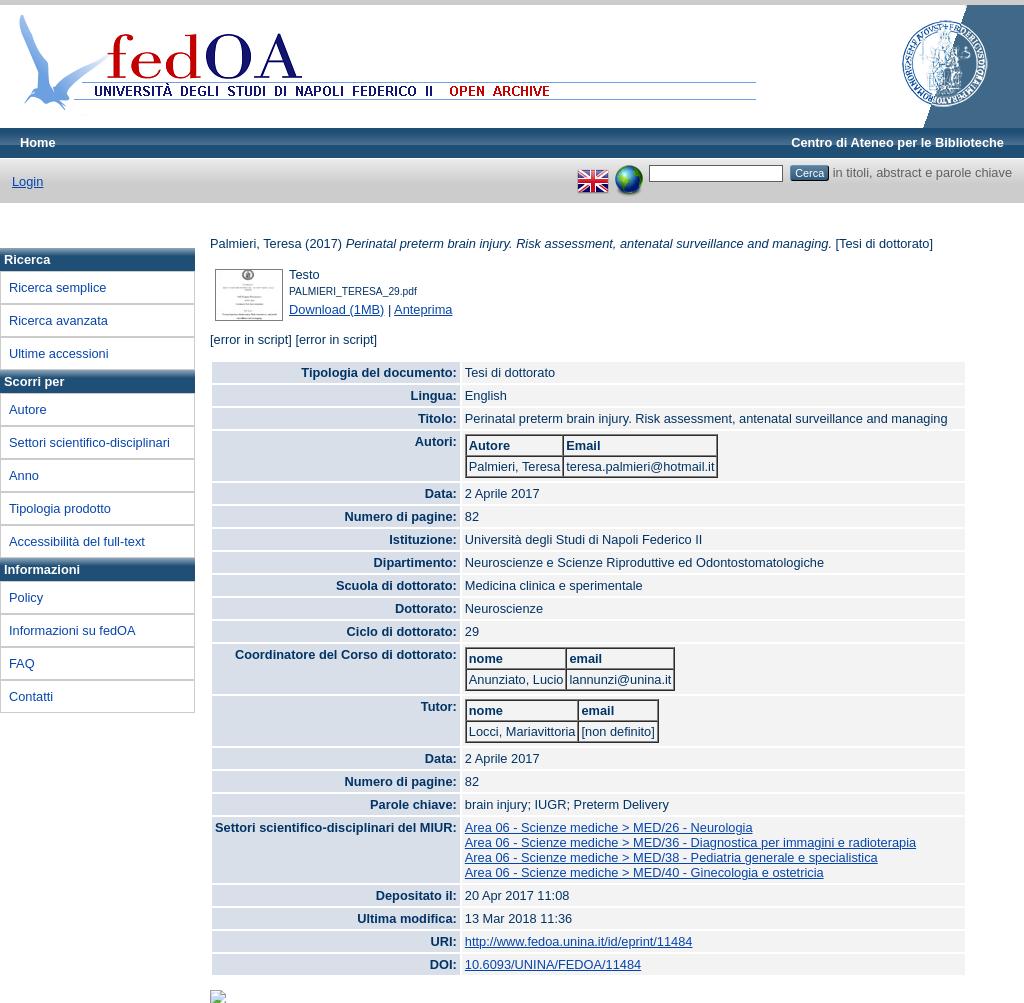 This screenshot has width=1024, height=1003. Describe the element at coordinates (27, 179) in the screenshot. I see `'Login'` at that location.